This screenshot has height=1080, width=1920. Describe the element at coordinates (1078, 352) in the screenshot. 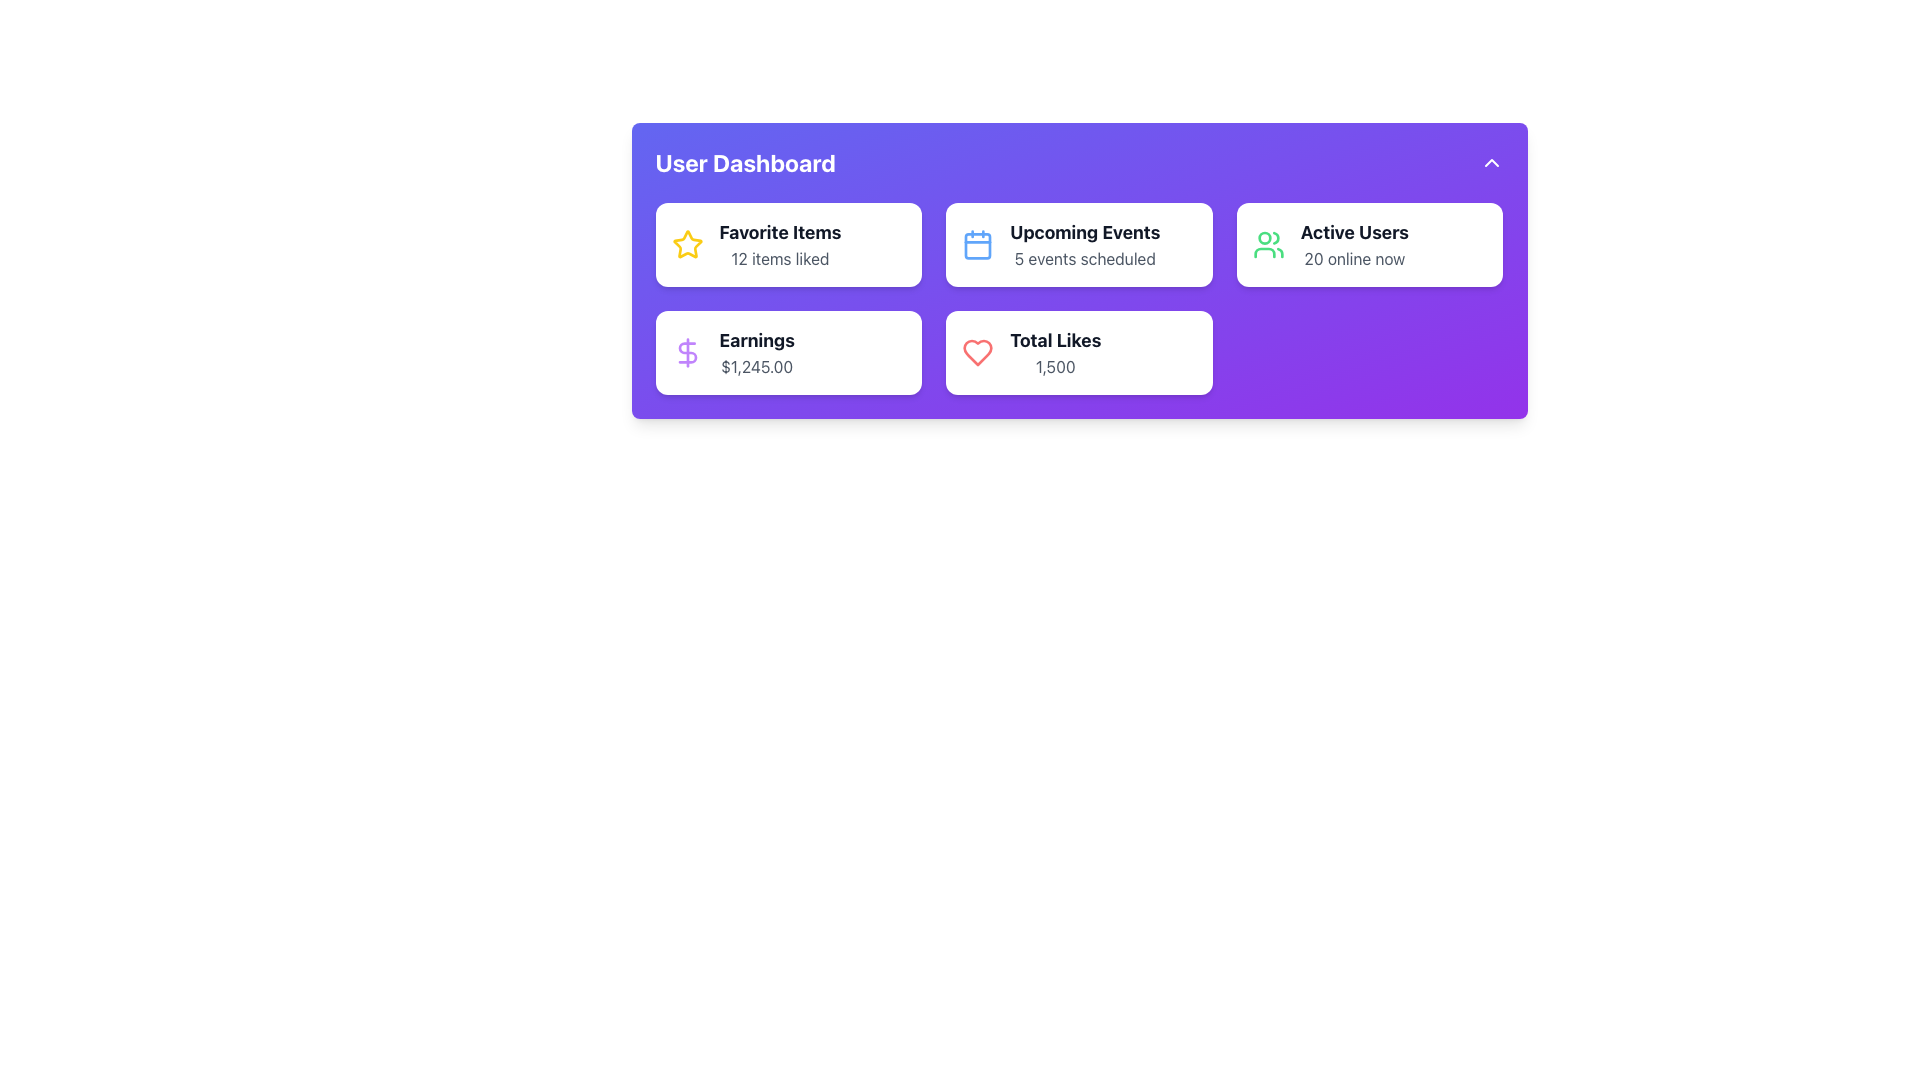

I see `displayed information on the Information Card that shows the total amount of likes, located in the second row of the grid layout, adjacent to the Earnings card and below the Upcoming Events card` at that location.